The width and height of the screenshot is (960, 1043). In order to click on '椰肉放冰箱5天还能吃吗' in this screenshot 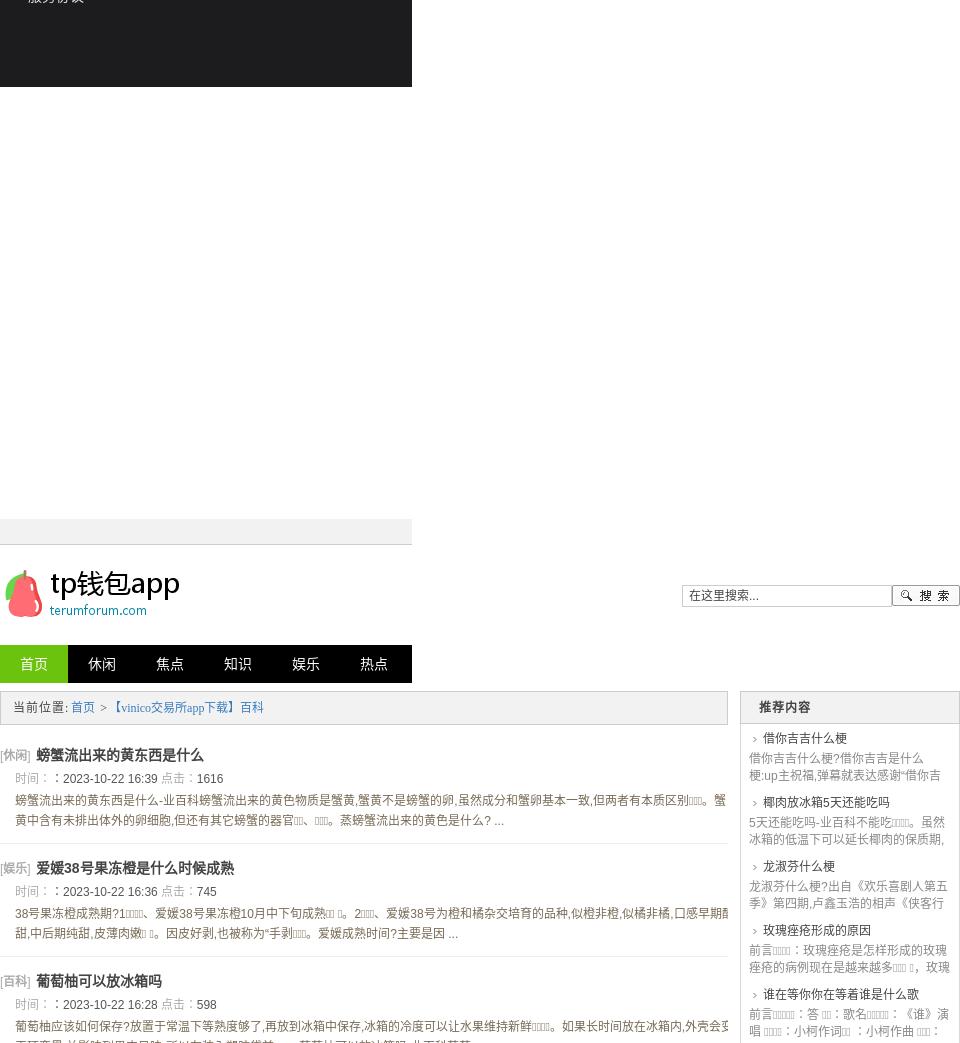, I will do `click(825, 802)`.